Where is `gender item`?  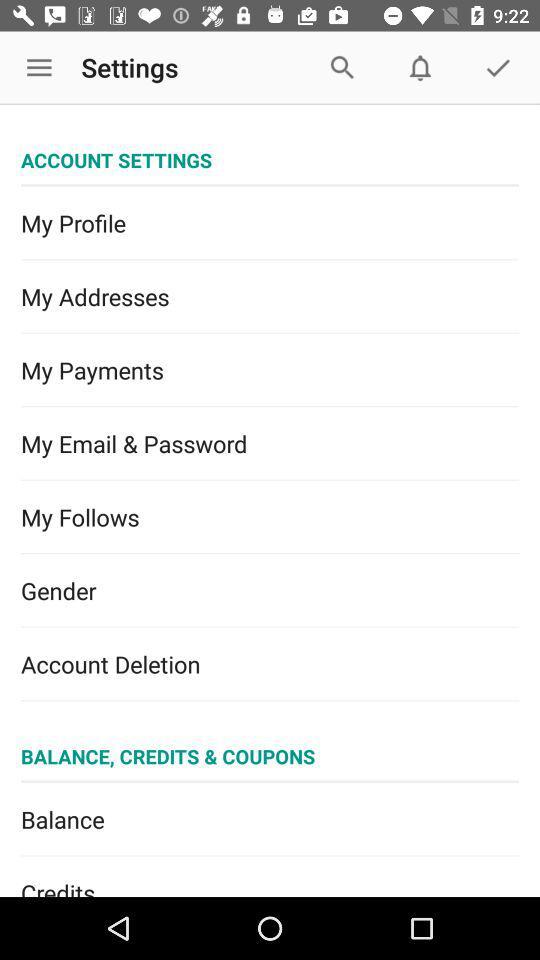 gender item is located at coordinates (270, 590).